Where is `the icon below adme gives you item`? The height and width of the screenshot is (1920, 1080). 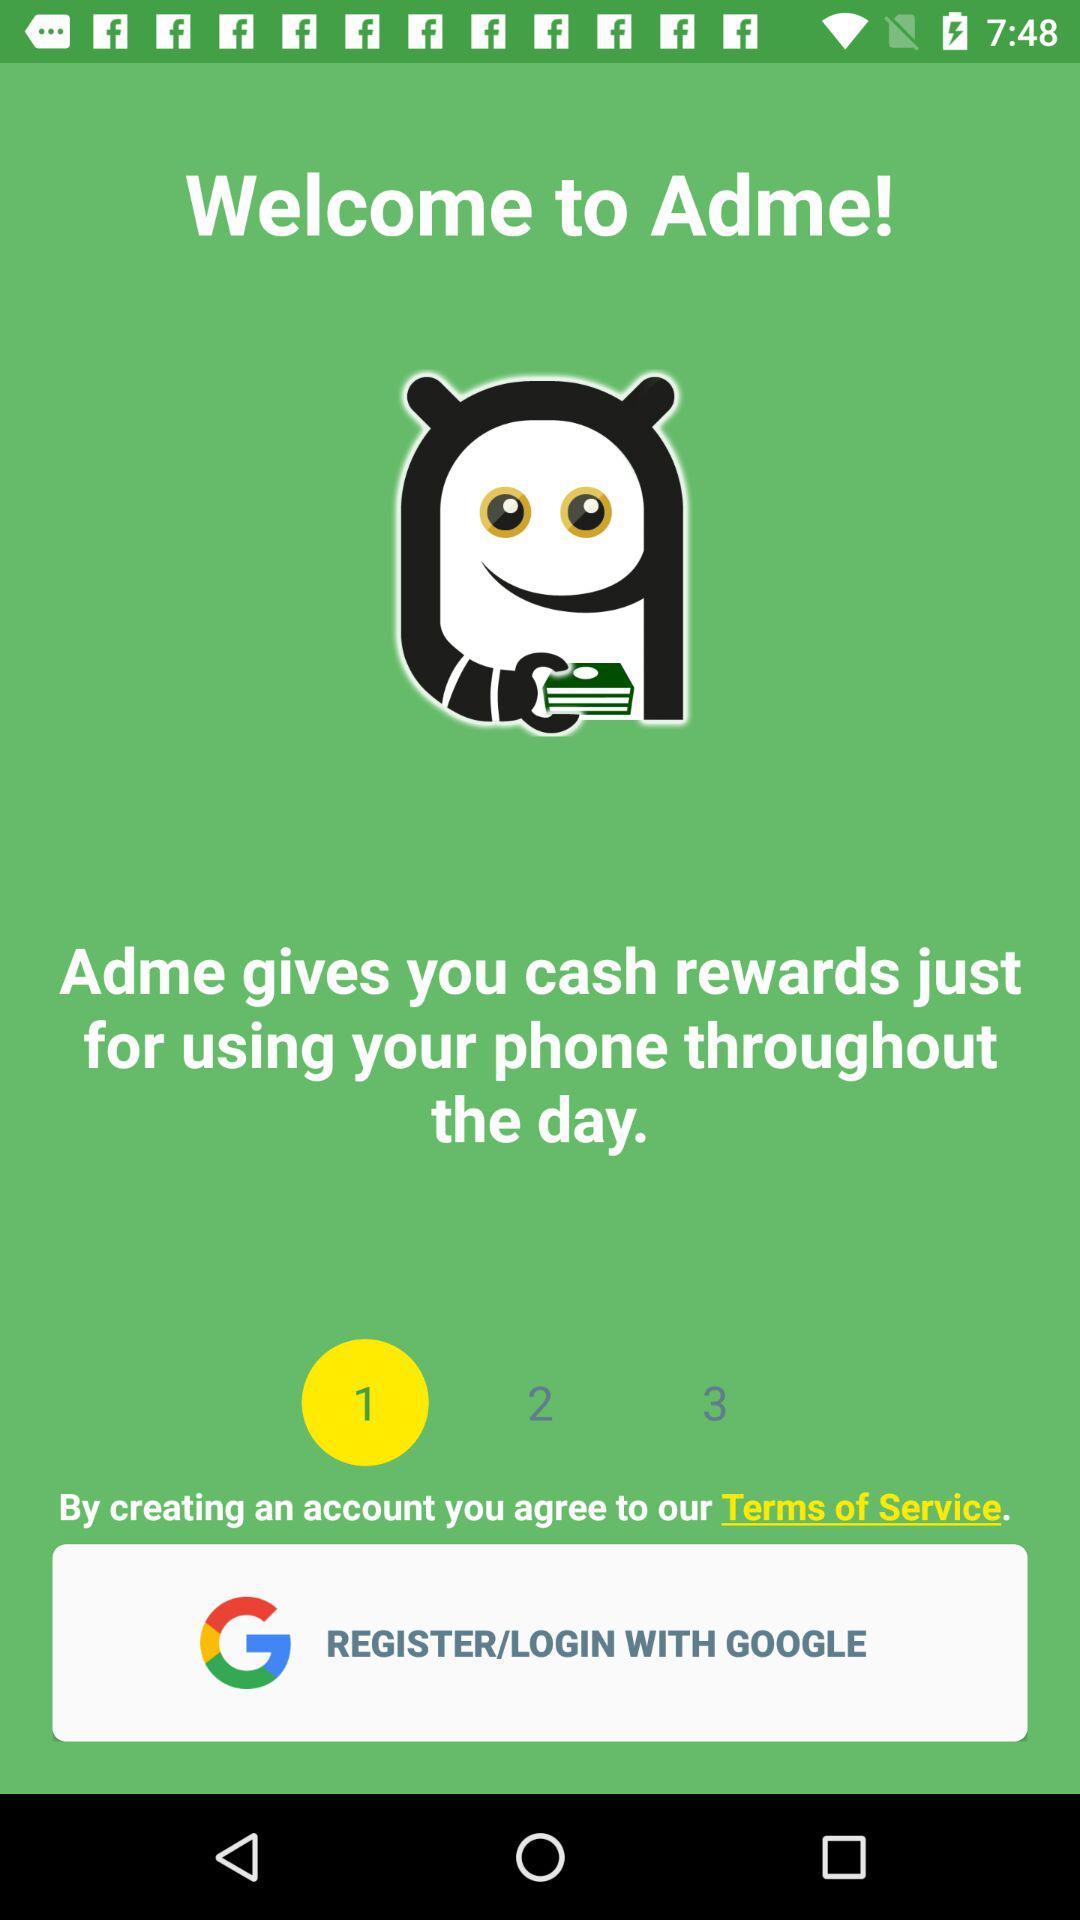
the icon below adme gives you item is located at coordinates (714, 1401).